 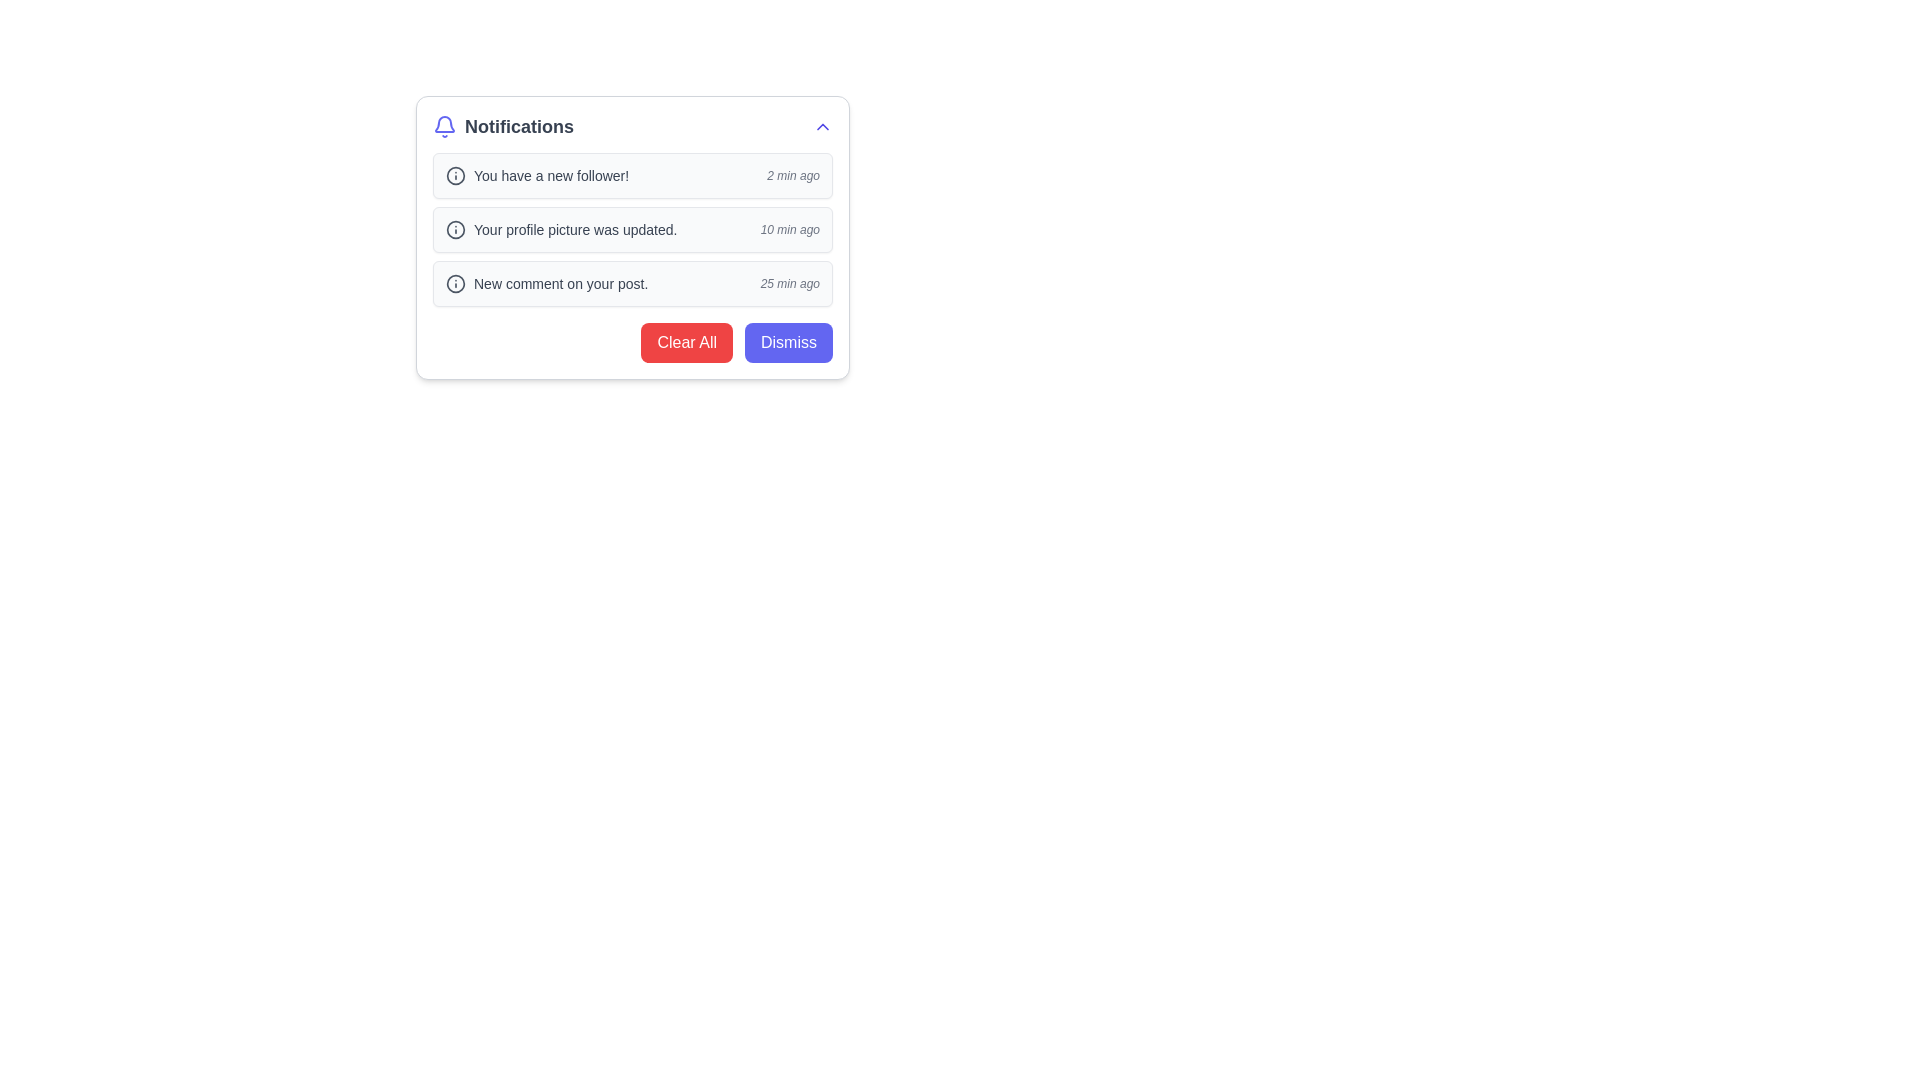 I want to click on the text element that notifies the user about the recent update to their profile picture, located in the second notification of the notification component, so click(x=560, y=229).